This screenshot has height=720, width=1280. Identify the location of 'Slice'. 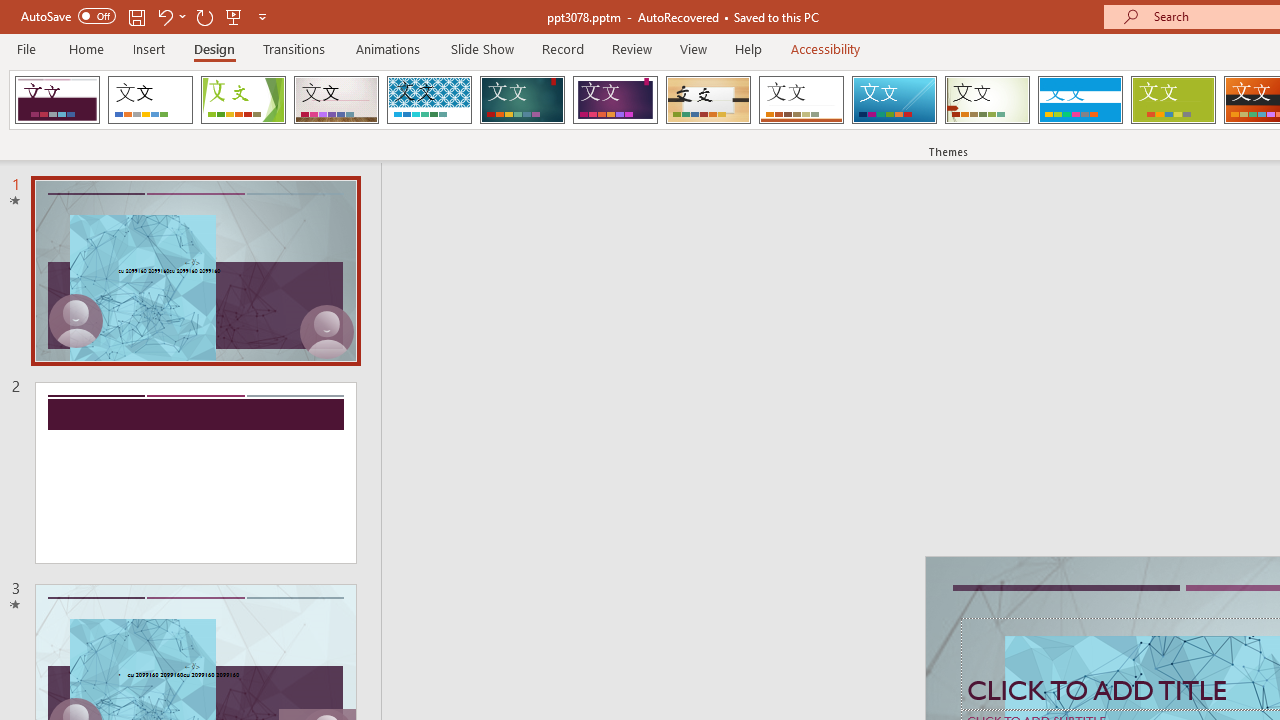
(893, 100).